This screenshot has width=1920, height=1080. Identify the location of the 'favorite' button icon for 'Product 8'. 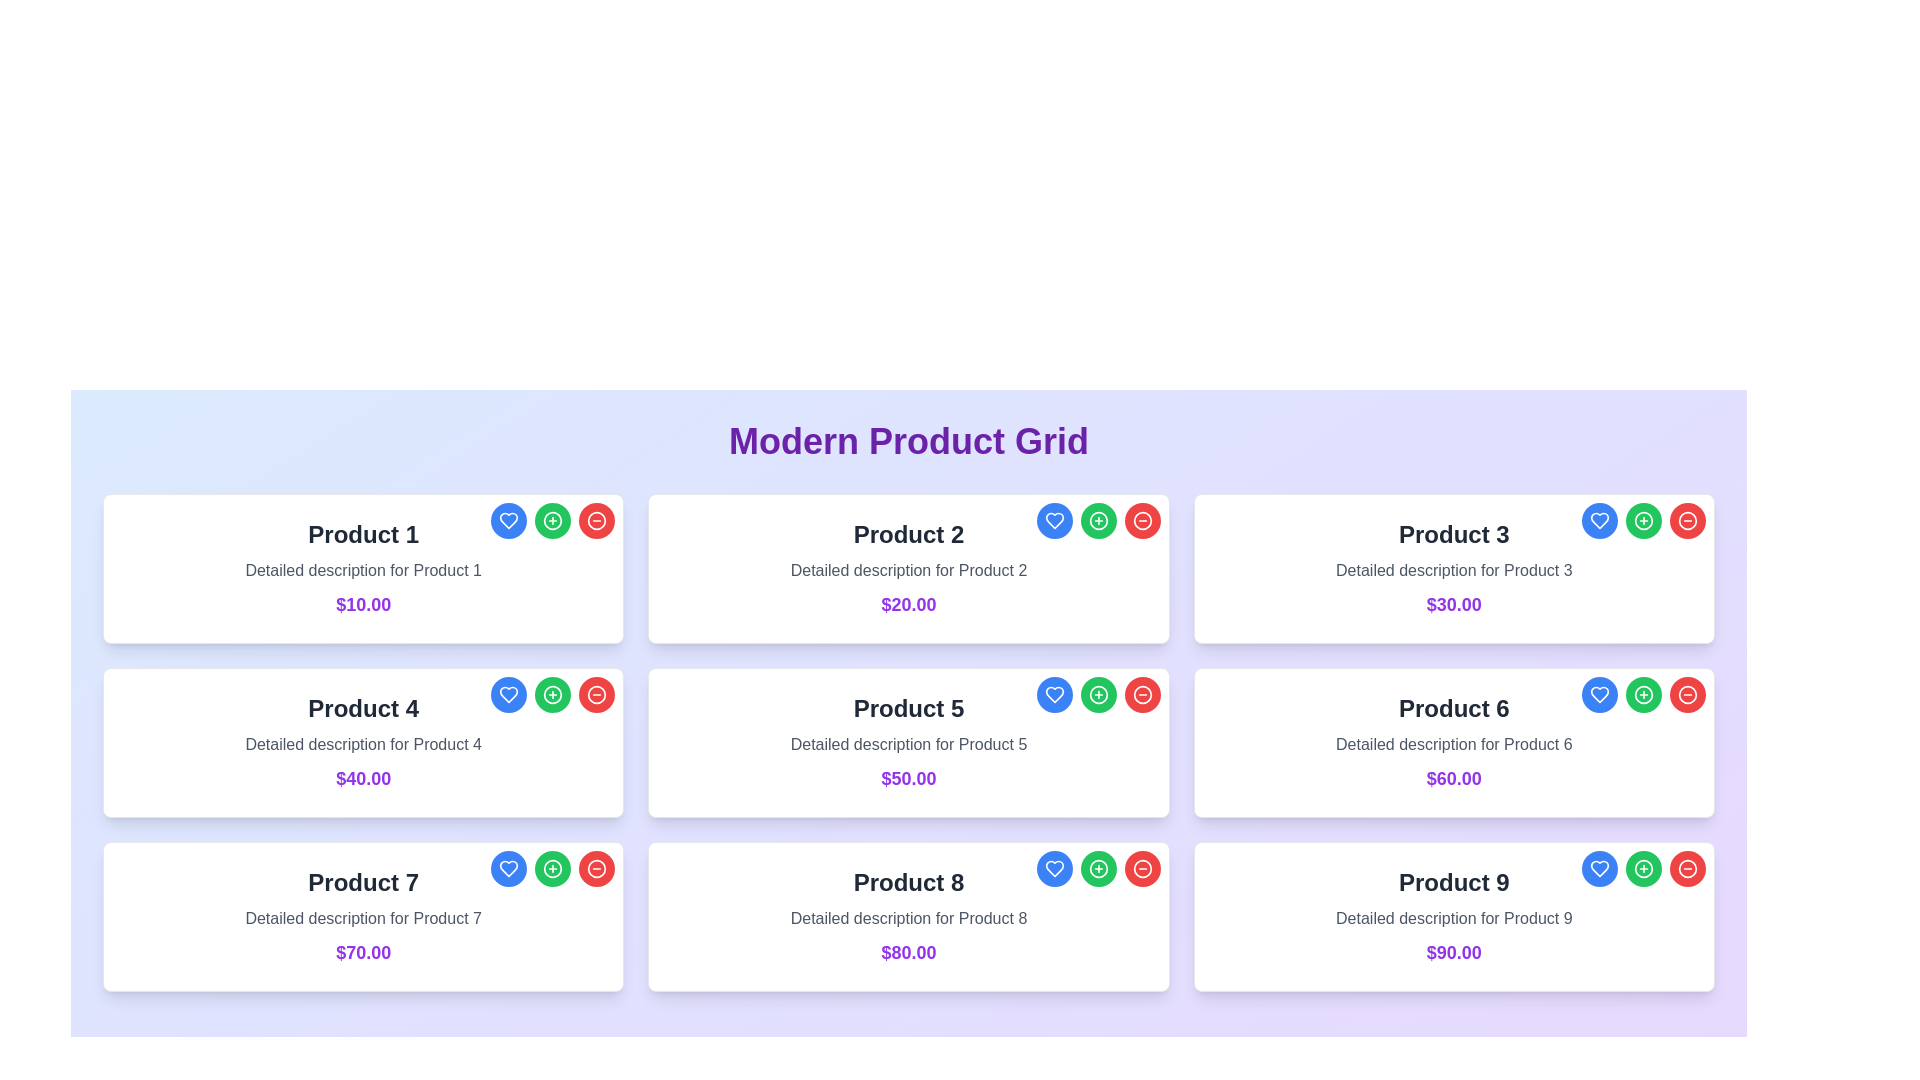
(1053, 867).